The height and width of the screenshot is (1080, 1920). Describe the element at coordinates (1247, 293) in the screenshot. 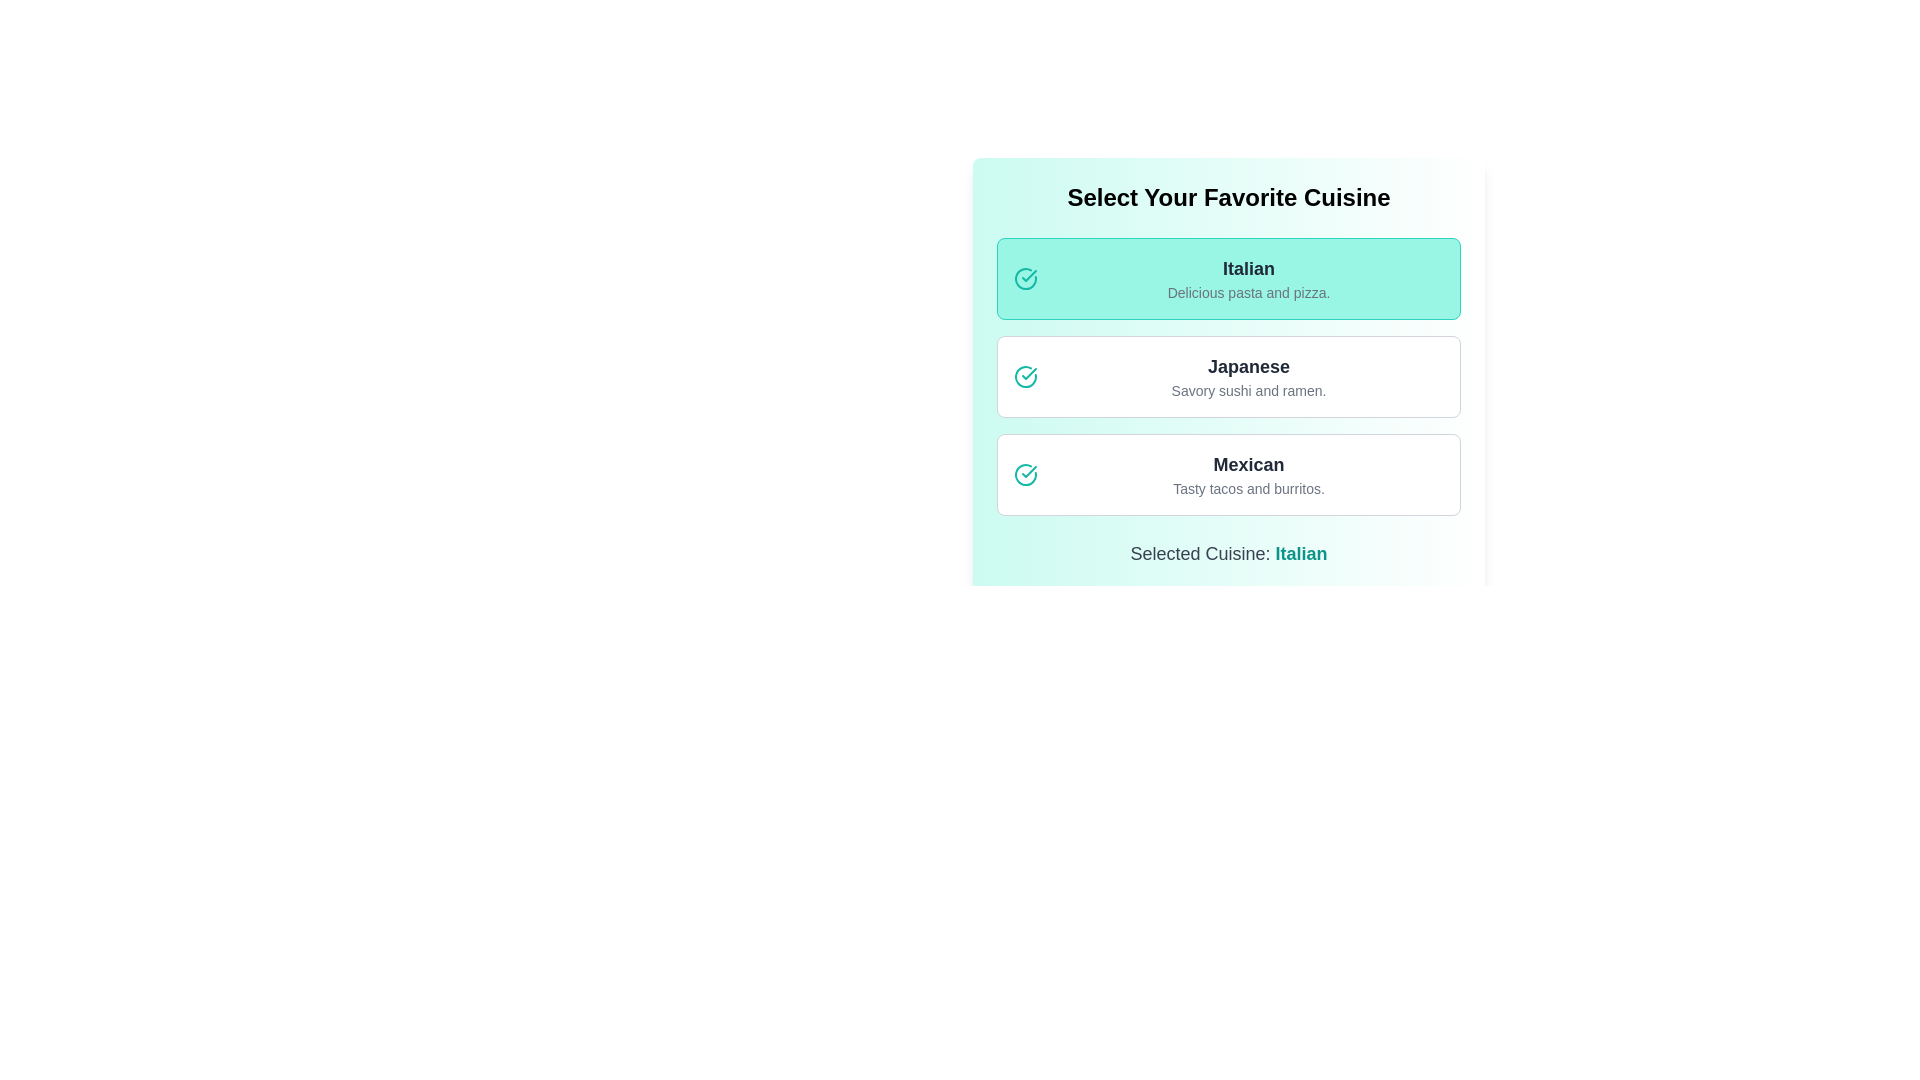

I see `the non-interactive text label providing details about 'Italian' cuisine, located within the card labeled 'Italian' in the list of cuisine options` at that location.